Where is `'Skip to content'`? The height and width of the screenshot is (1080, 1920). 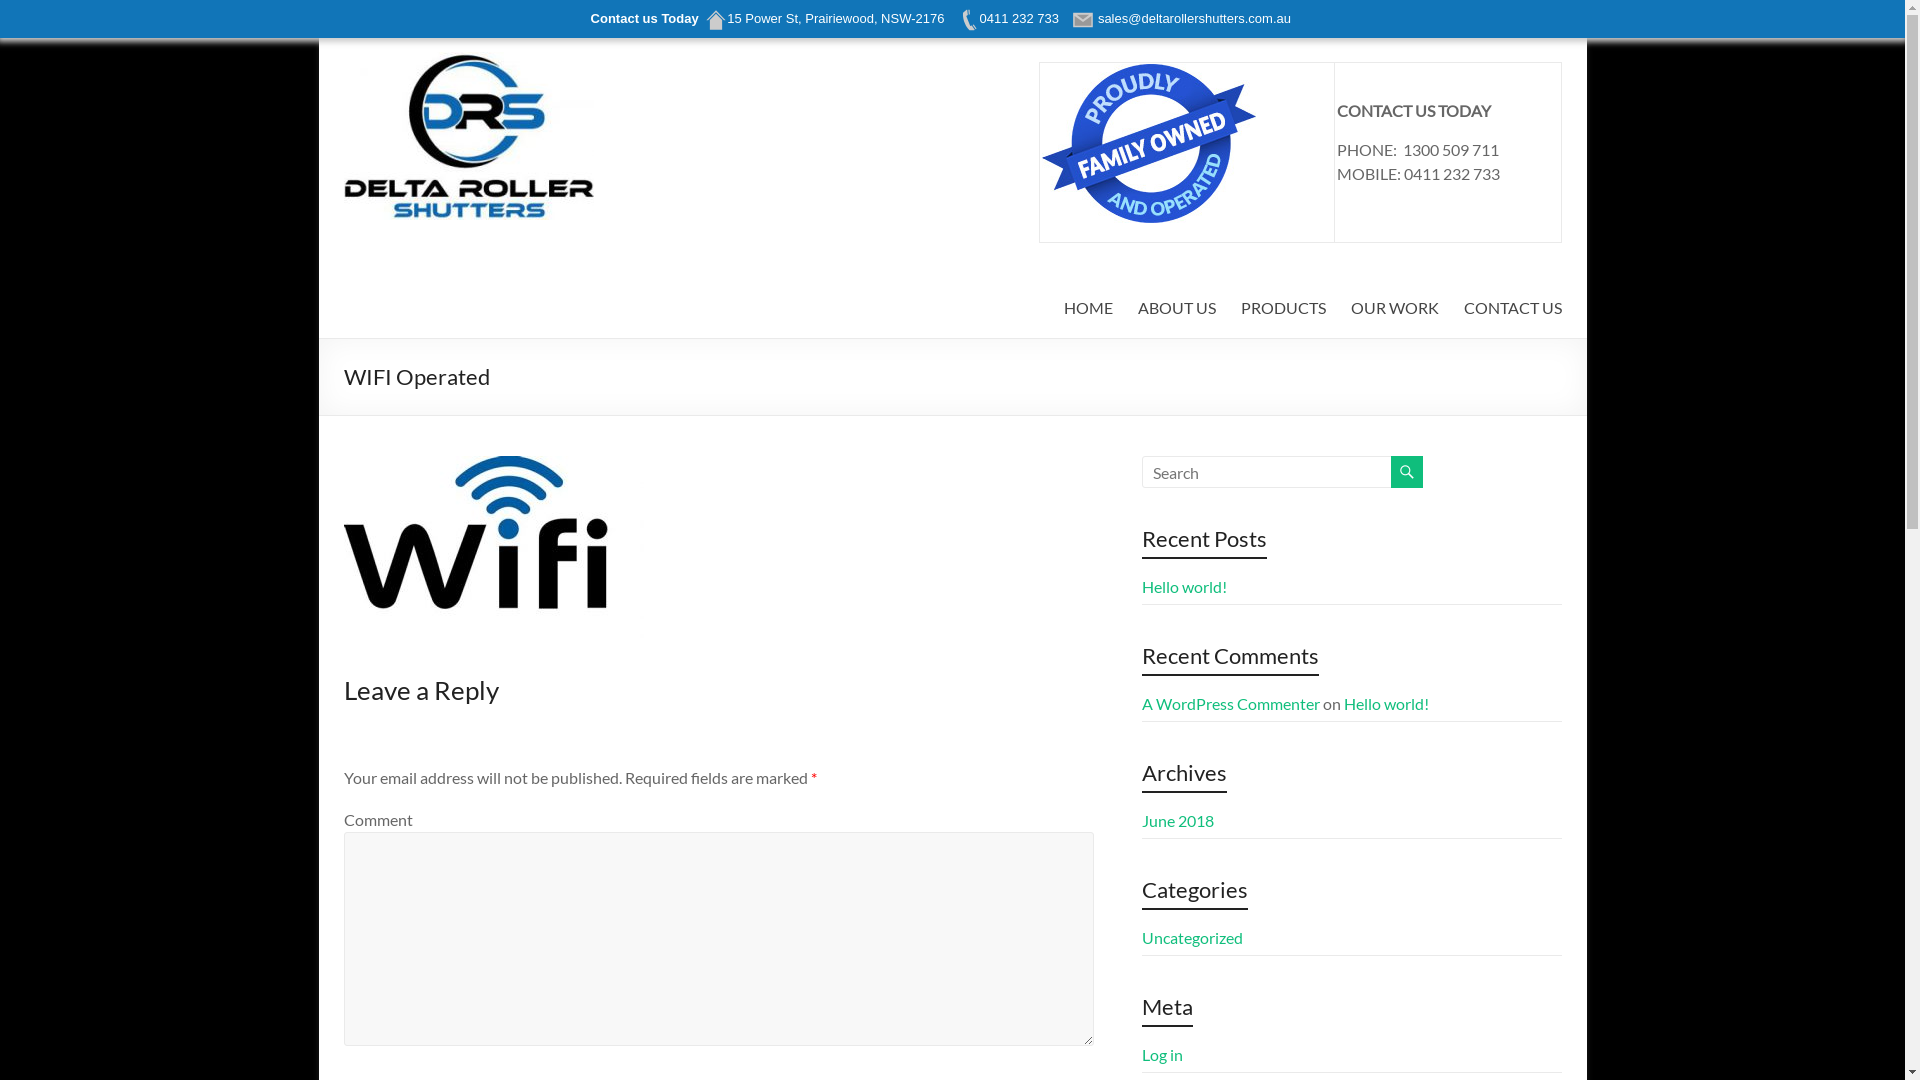
'Skip to content' is located at coordinates (316, 36).